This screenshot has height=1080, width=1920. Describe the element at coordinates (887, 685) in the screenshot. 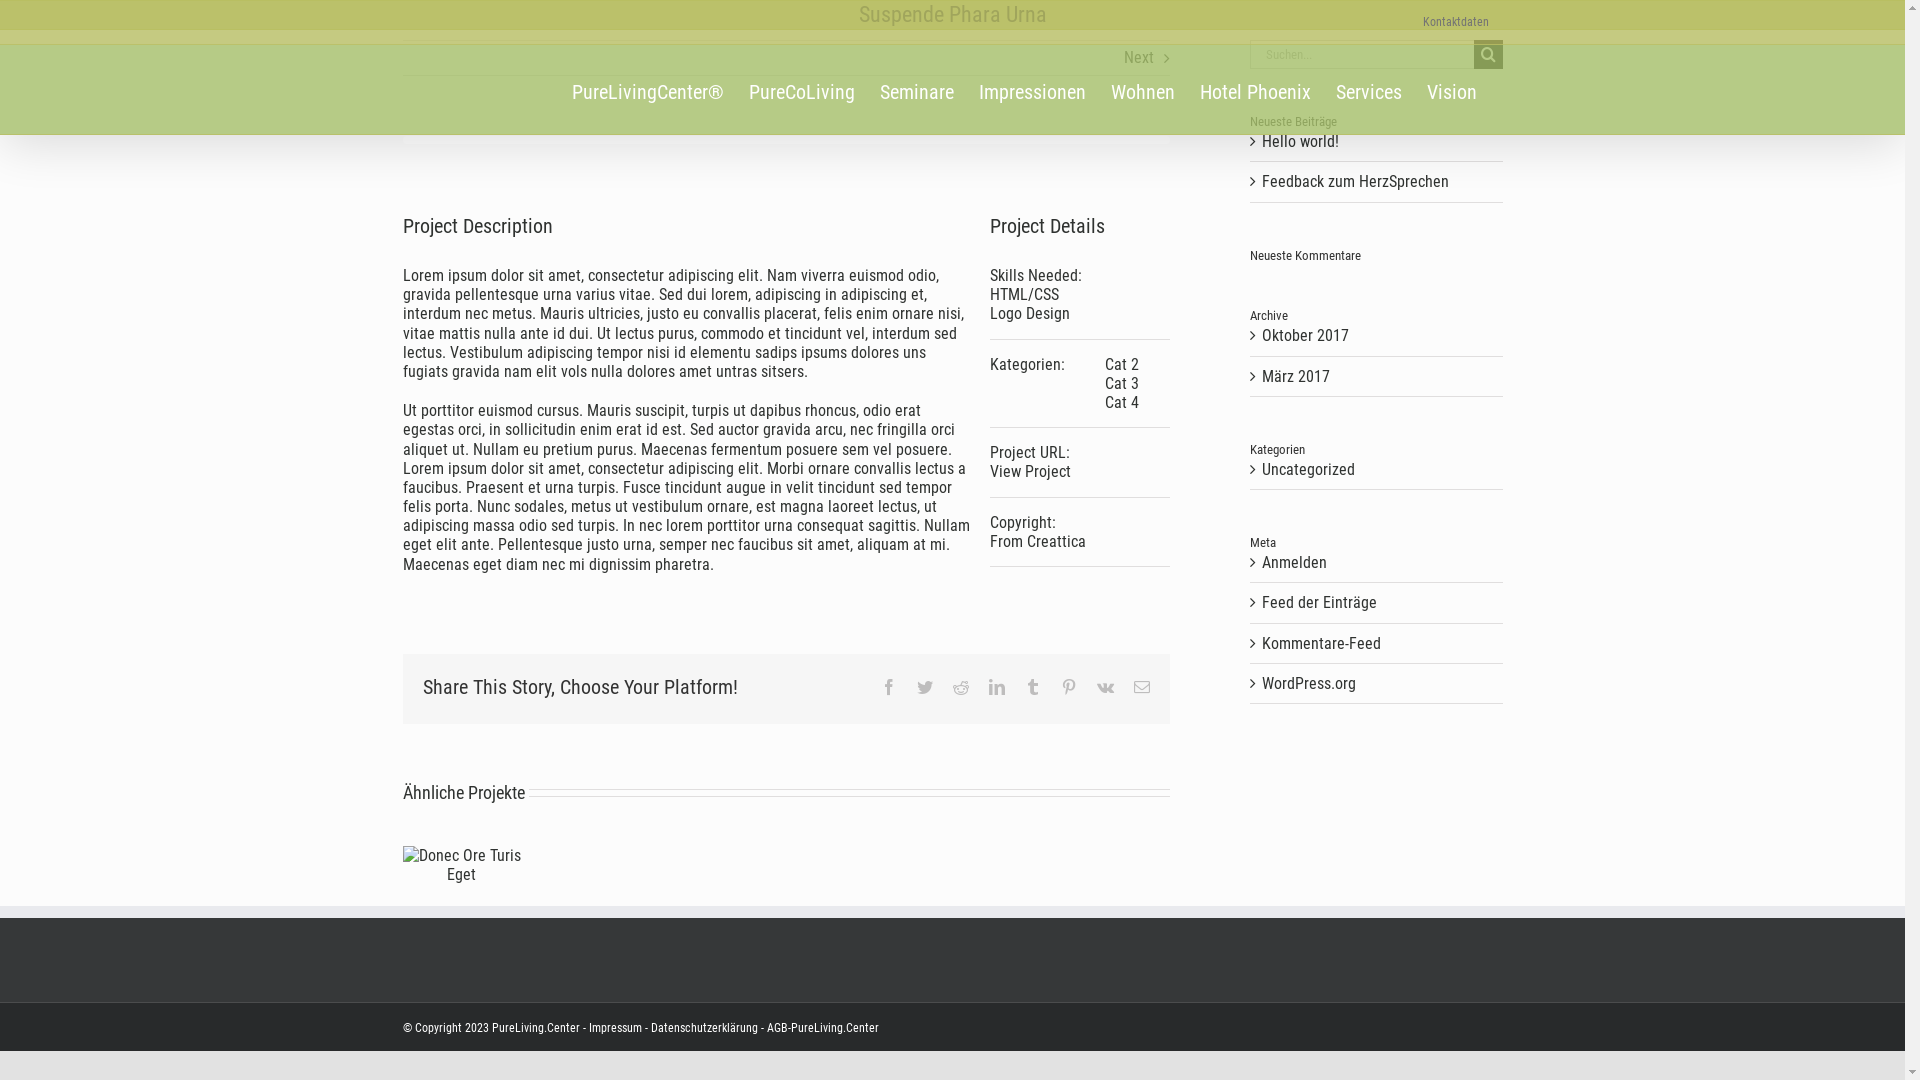

I see `'Facebook'` at that location.